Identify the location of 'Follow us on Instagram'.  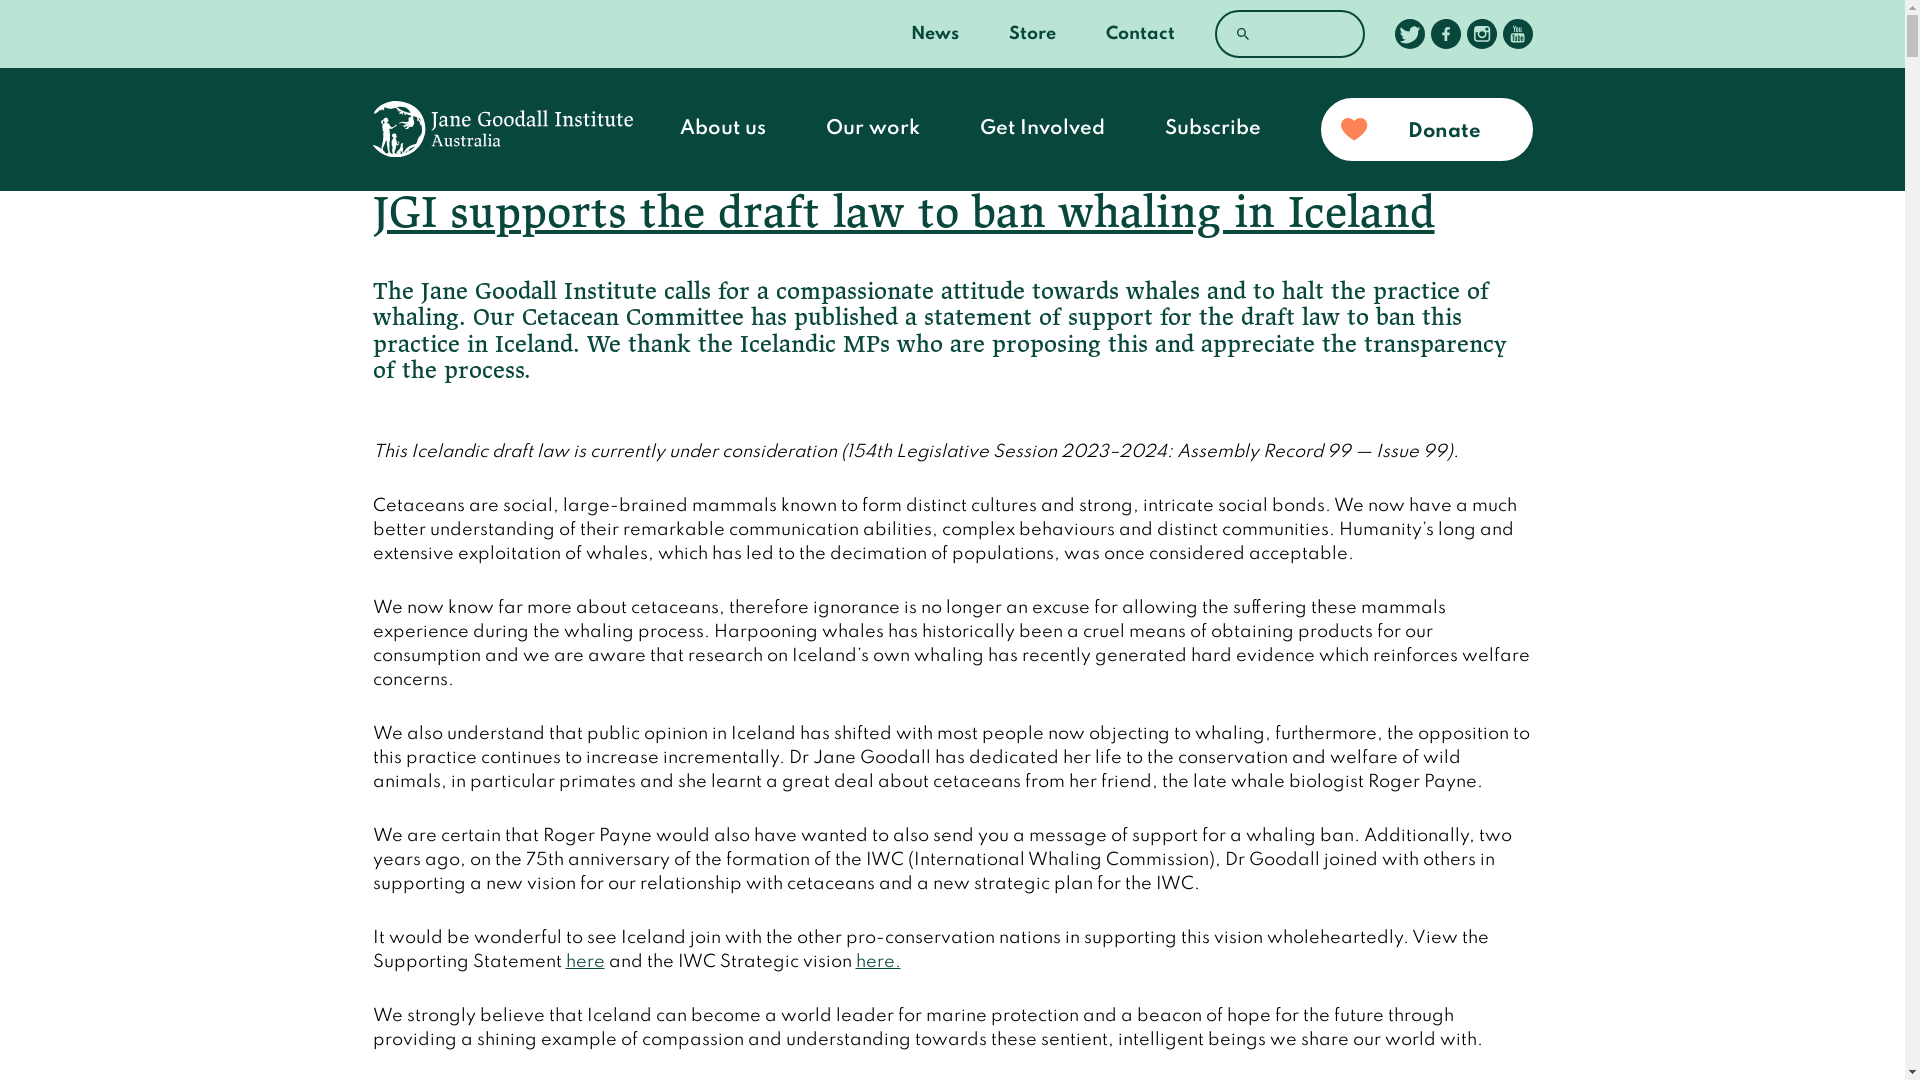
(1481, 34).